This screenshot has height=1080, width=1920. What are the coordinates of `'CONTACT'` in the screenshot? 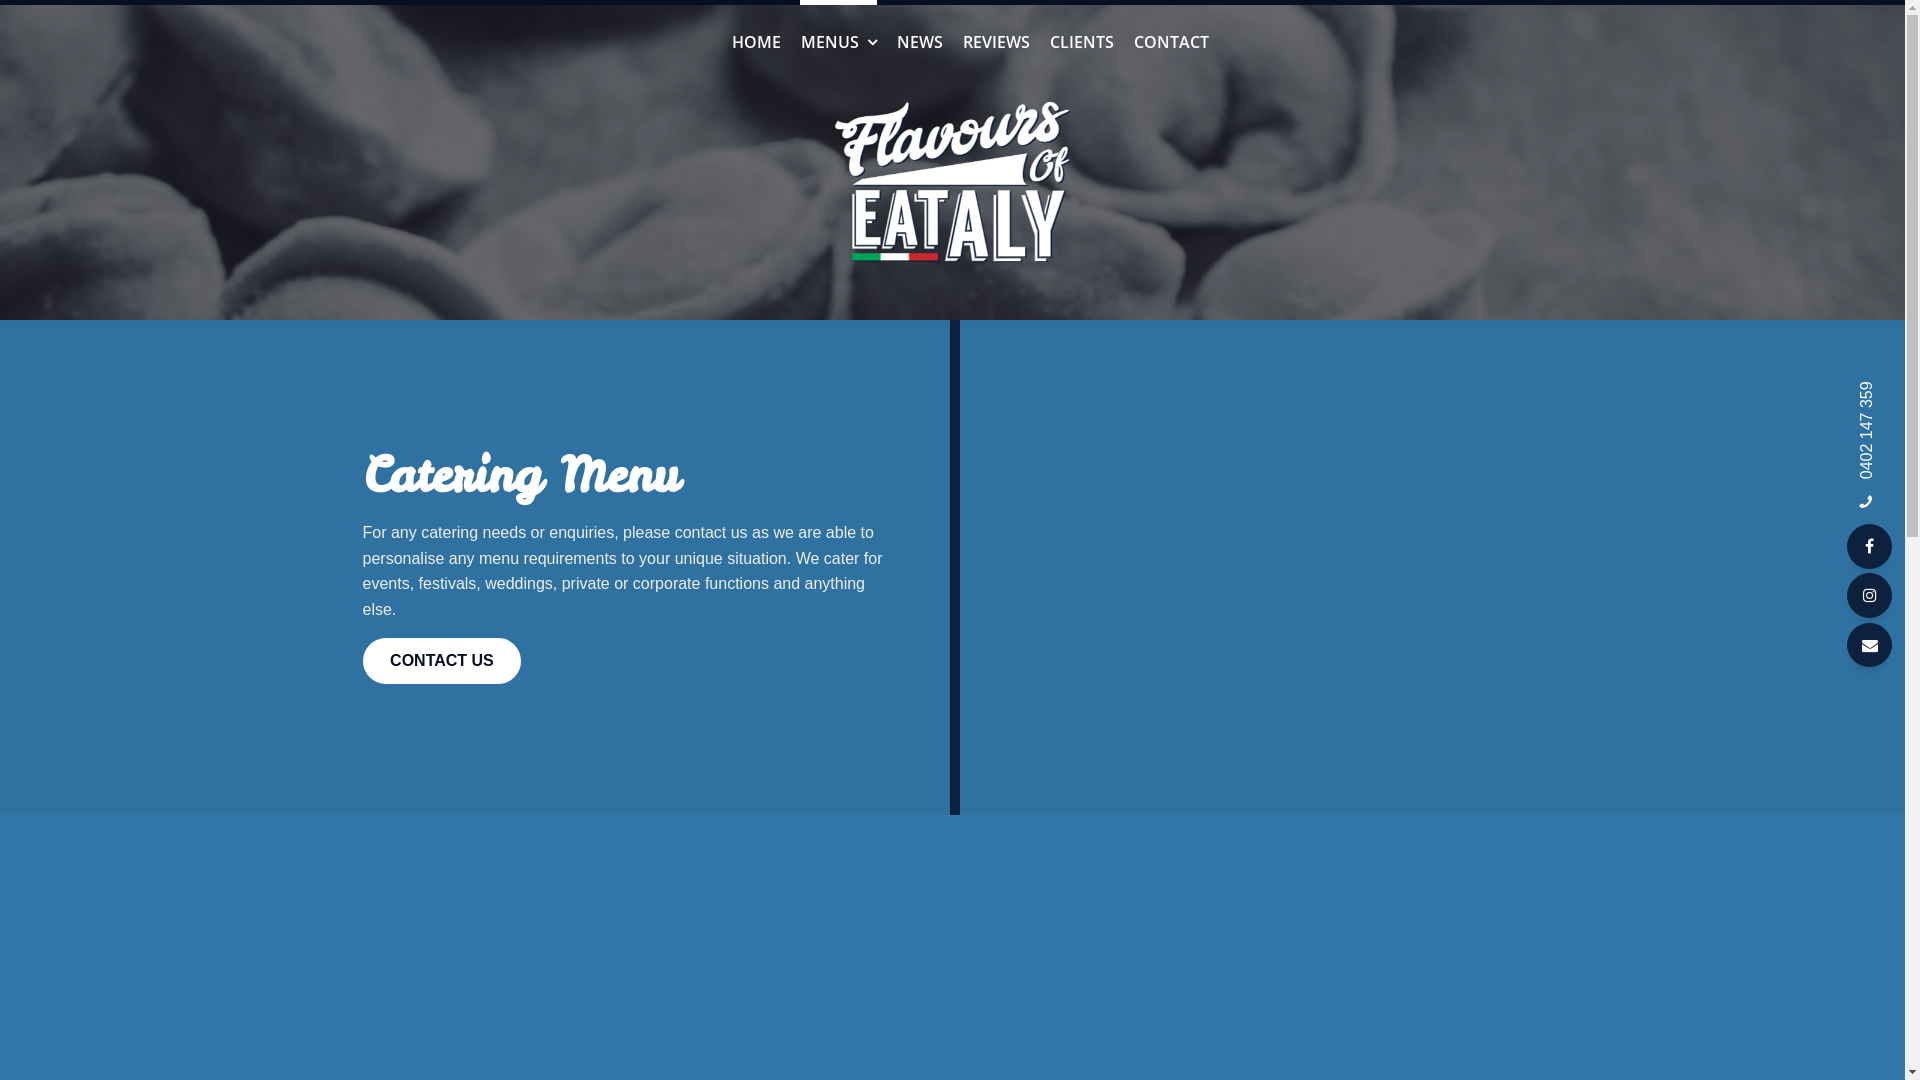 It's located at (1171, 42).